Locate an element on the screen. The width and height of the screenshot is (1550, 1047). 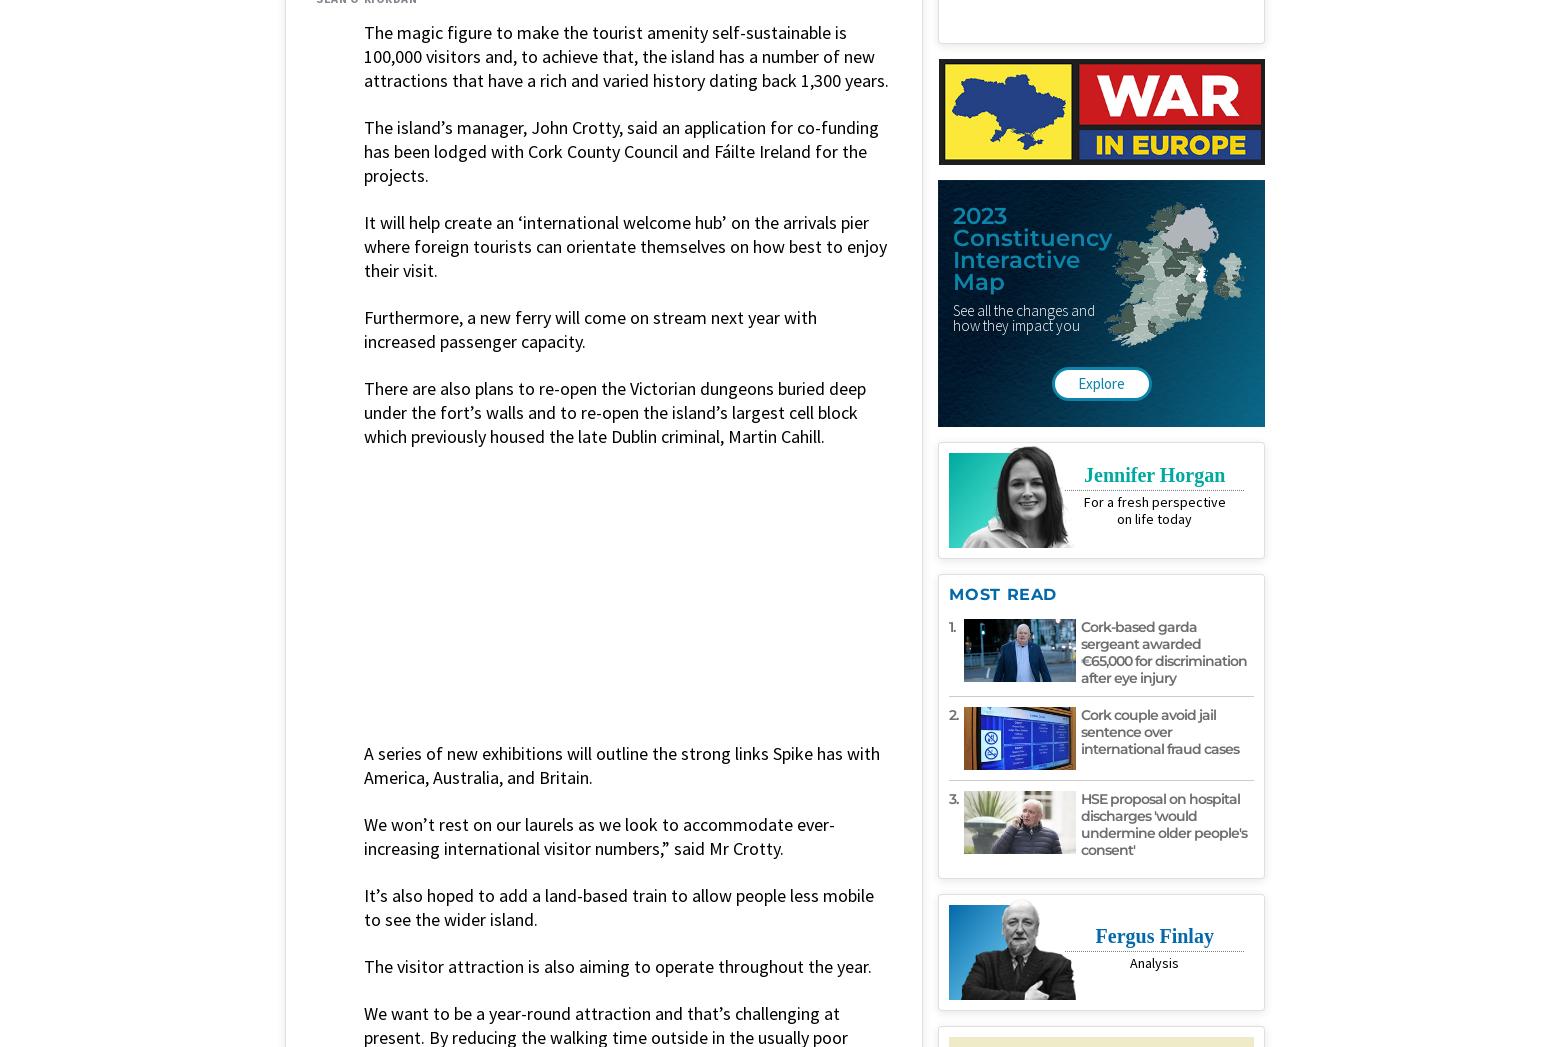
'news' is located at coordinates (422, 737).